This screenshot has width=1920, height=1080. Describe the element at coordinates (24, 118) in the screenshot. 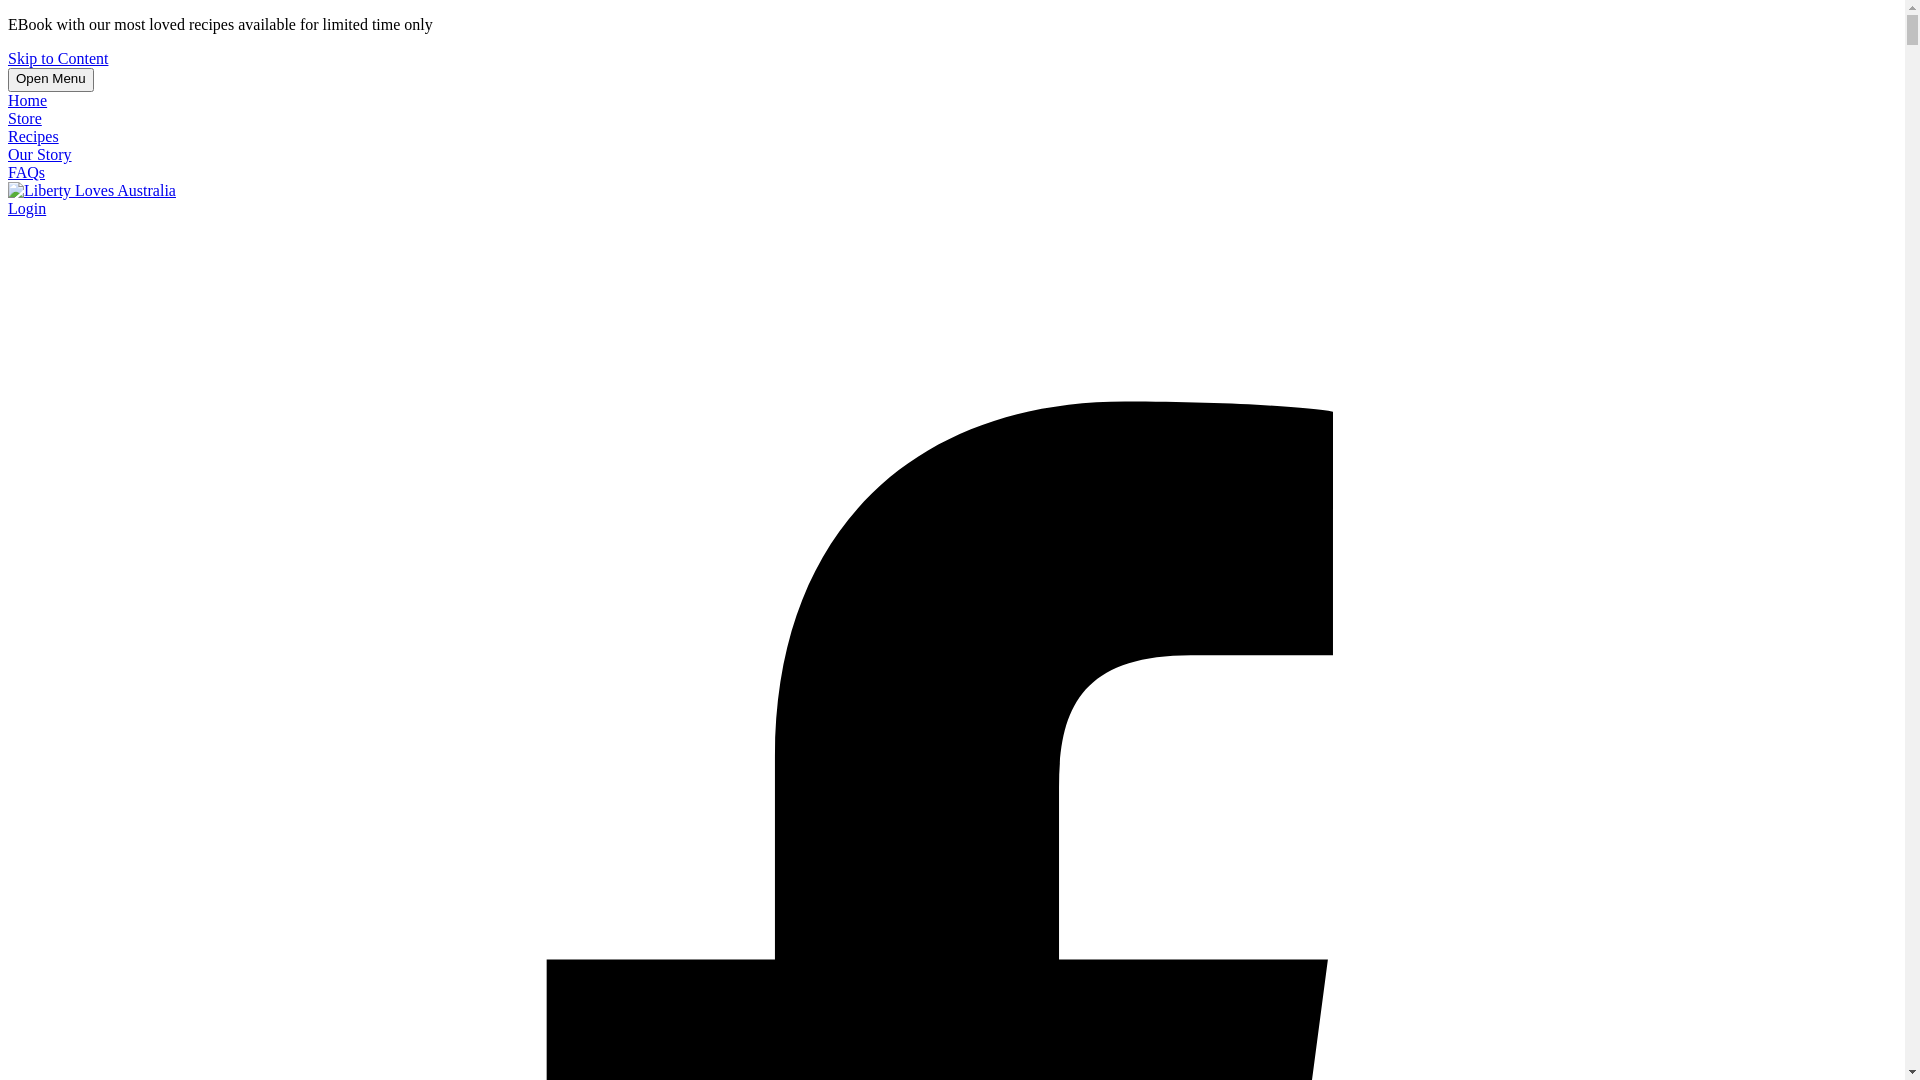

I see `'Store'` at that location.